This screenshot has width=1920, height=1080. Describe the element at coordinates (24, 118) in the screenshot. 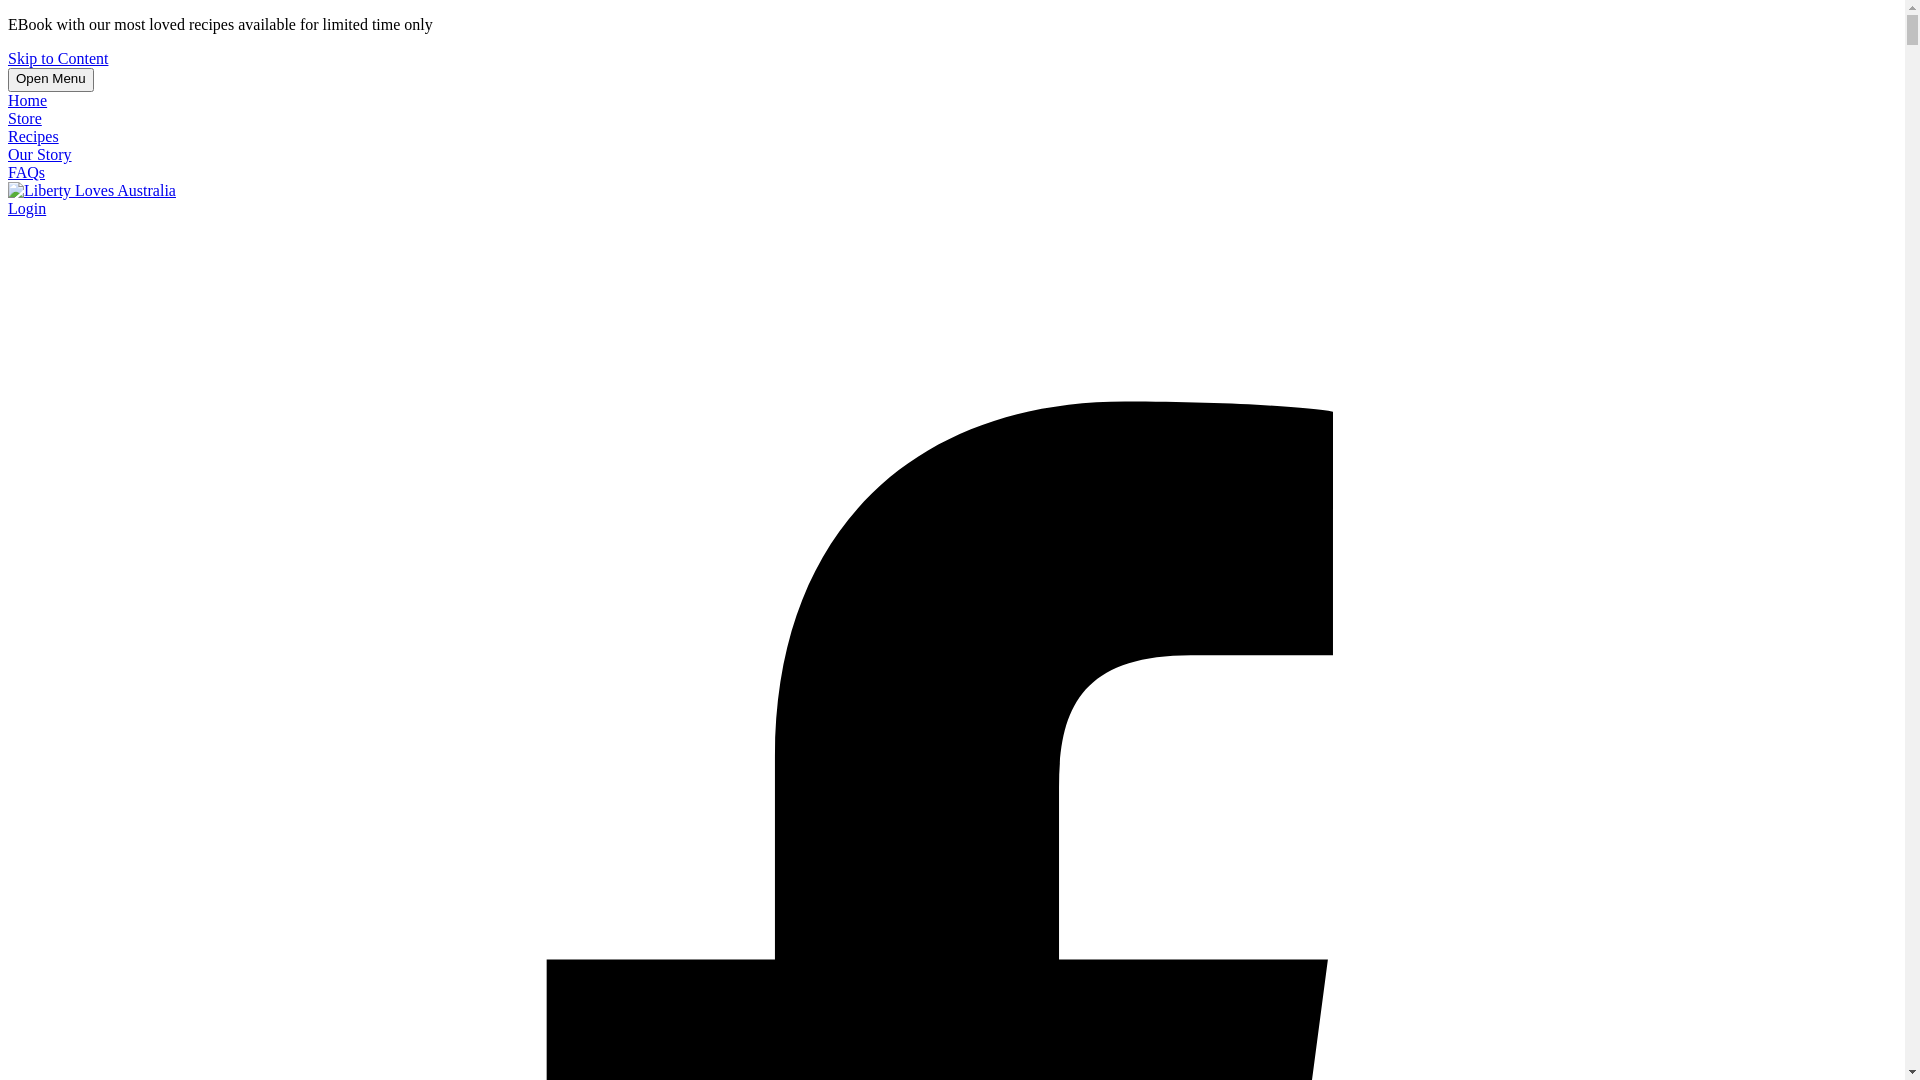

I see `'Store'` at that location.